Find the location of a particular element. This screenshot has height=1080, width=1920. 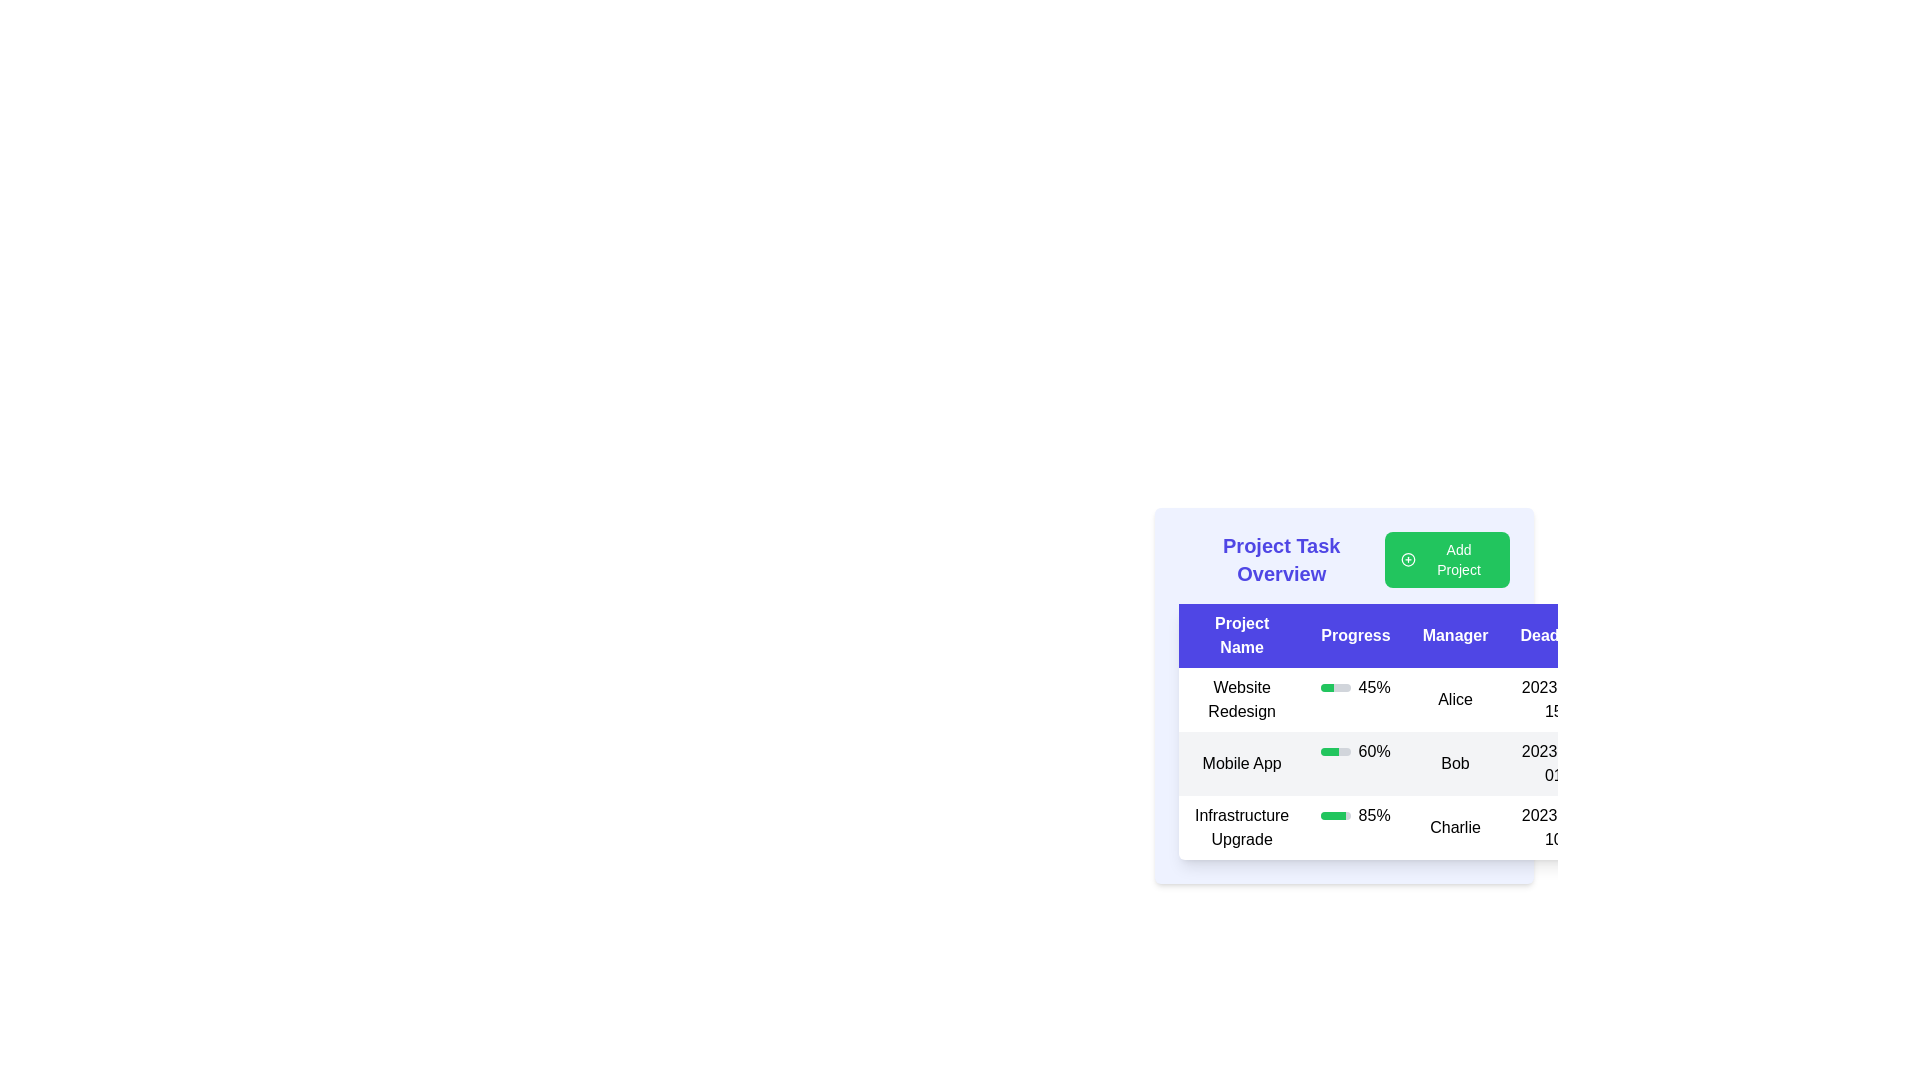

the Text Label column header in the table that indicates project names, located at the top-left corner of the header row is located at coordinates (1241, 636).